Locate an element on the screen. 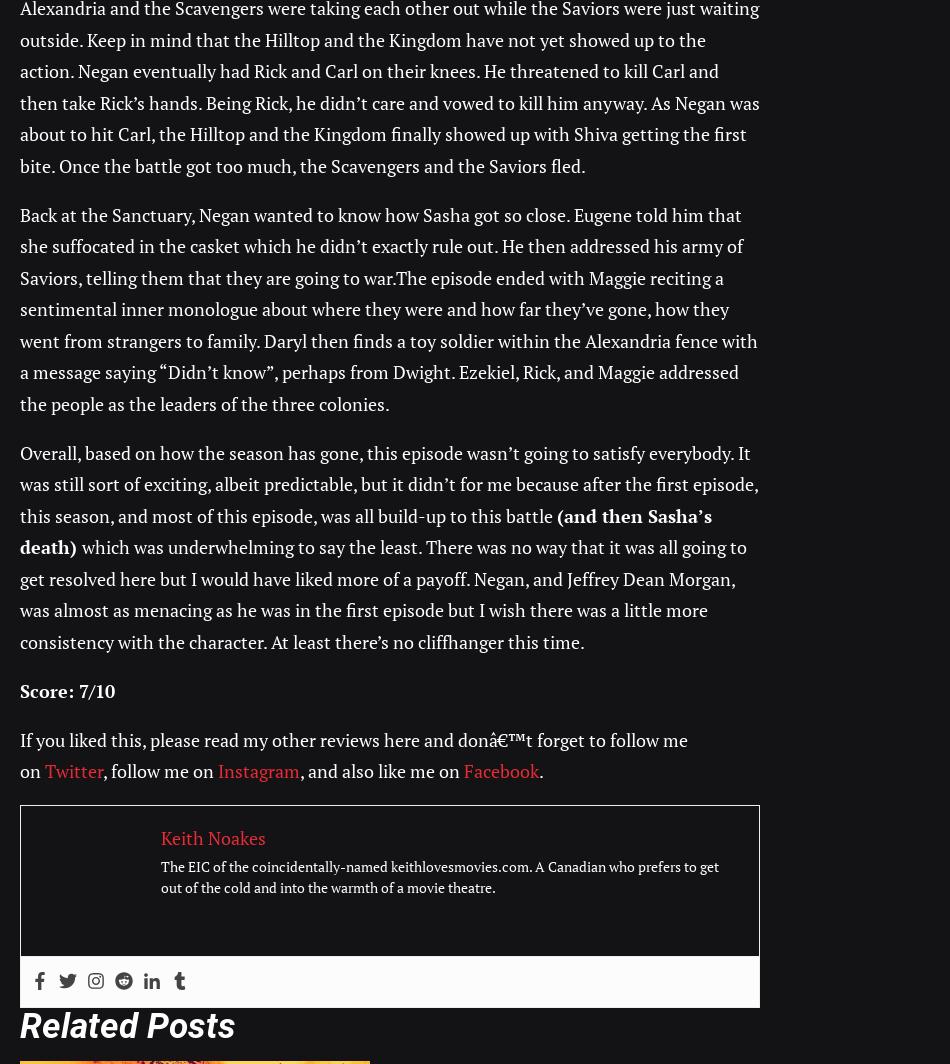 The width and height of the screenshot is (950, 1064). 'The EIC of the coincidentally-named keithlovesmovies.com. A Canadian who prefers to get out of the cold and into the warmth of a movie theatre.' is located at coordinates (439, 876).